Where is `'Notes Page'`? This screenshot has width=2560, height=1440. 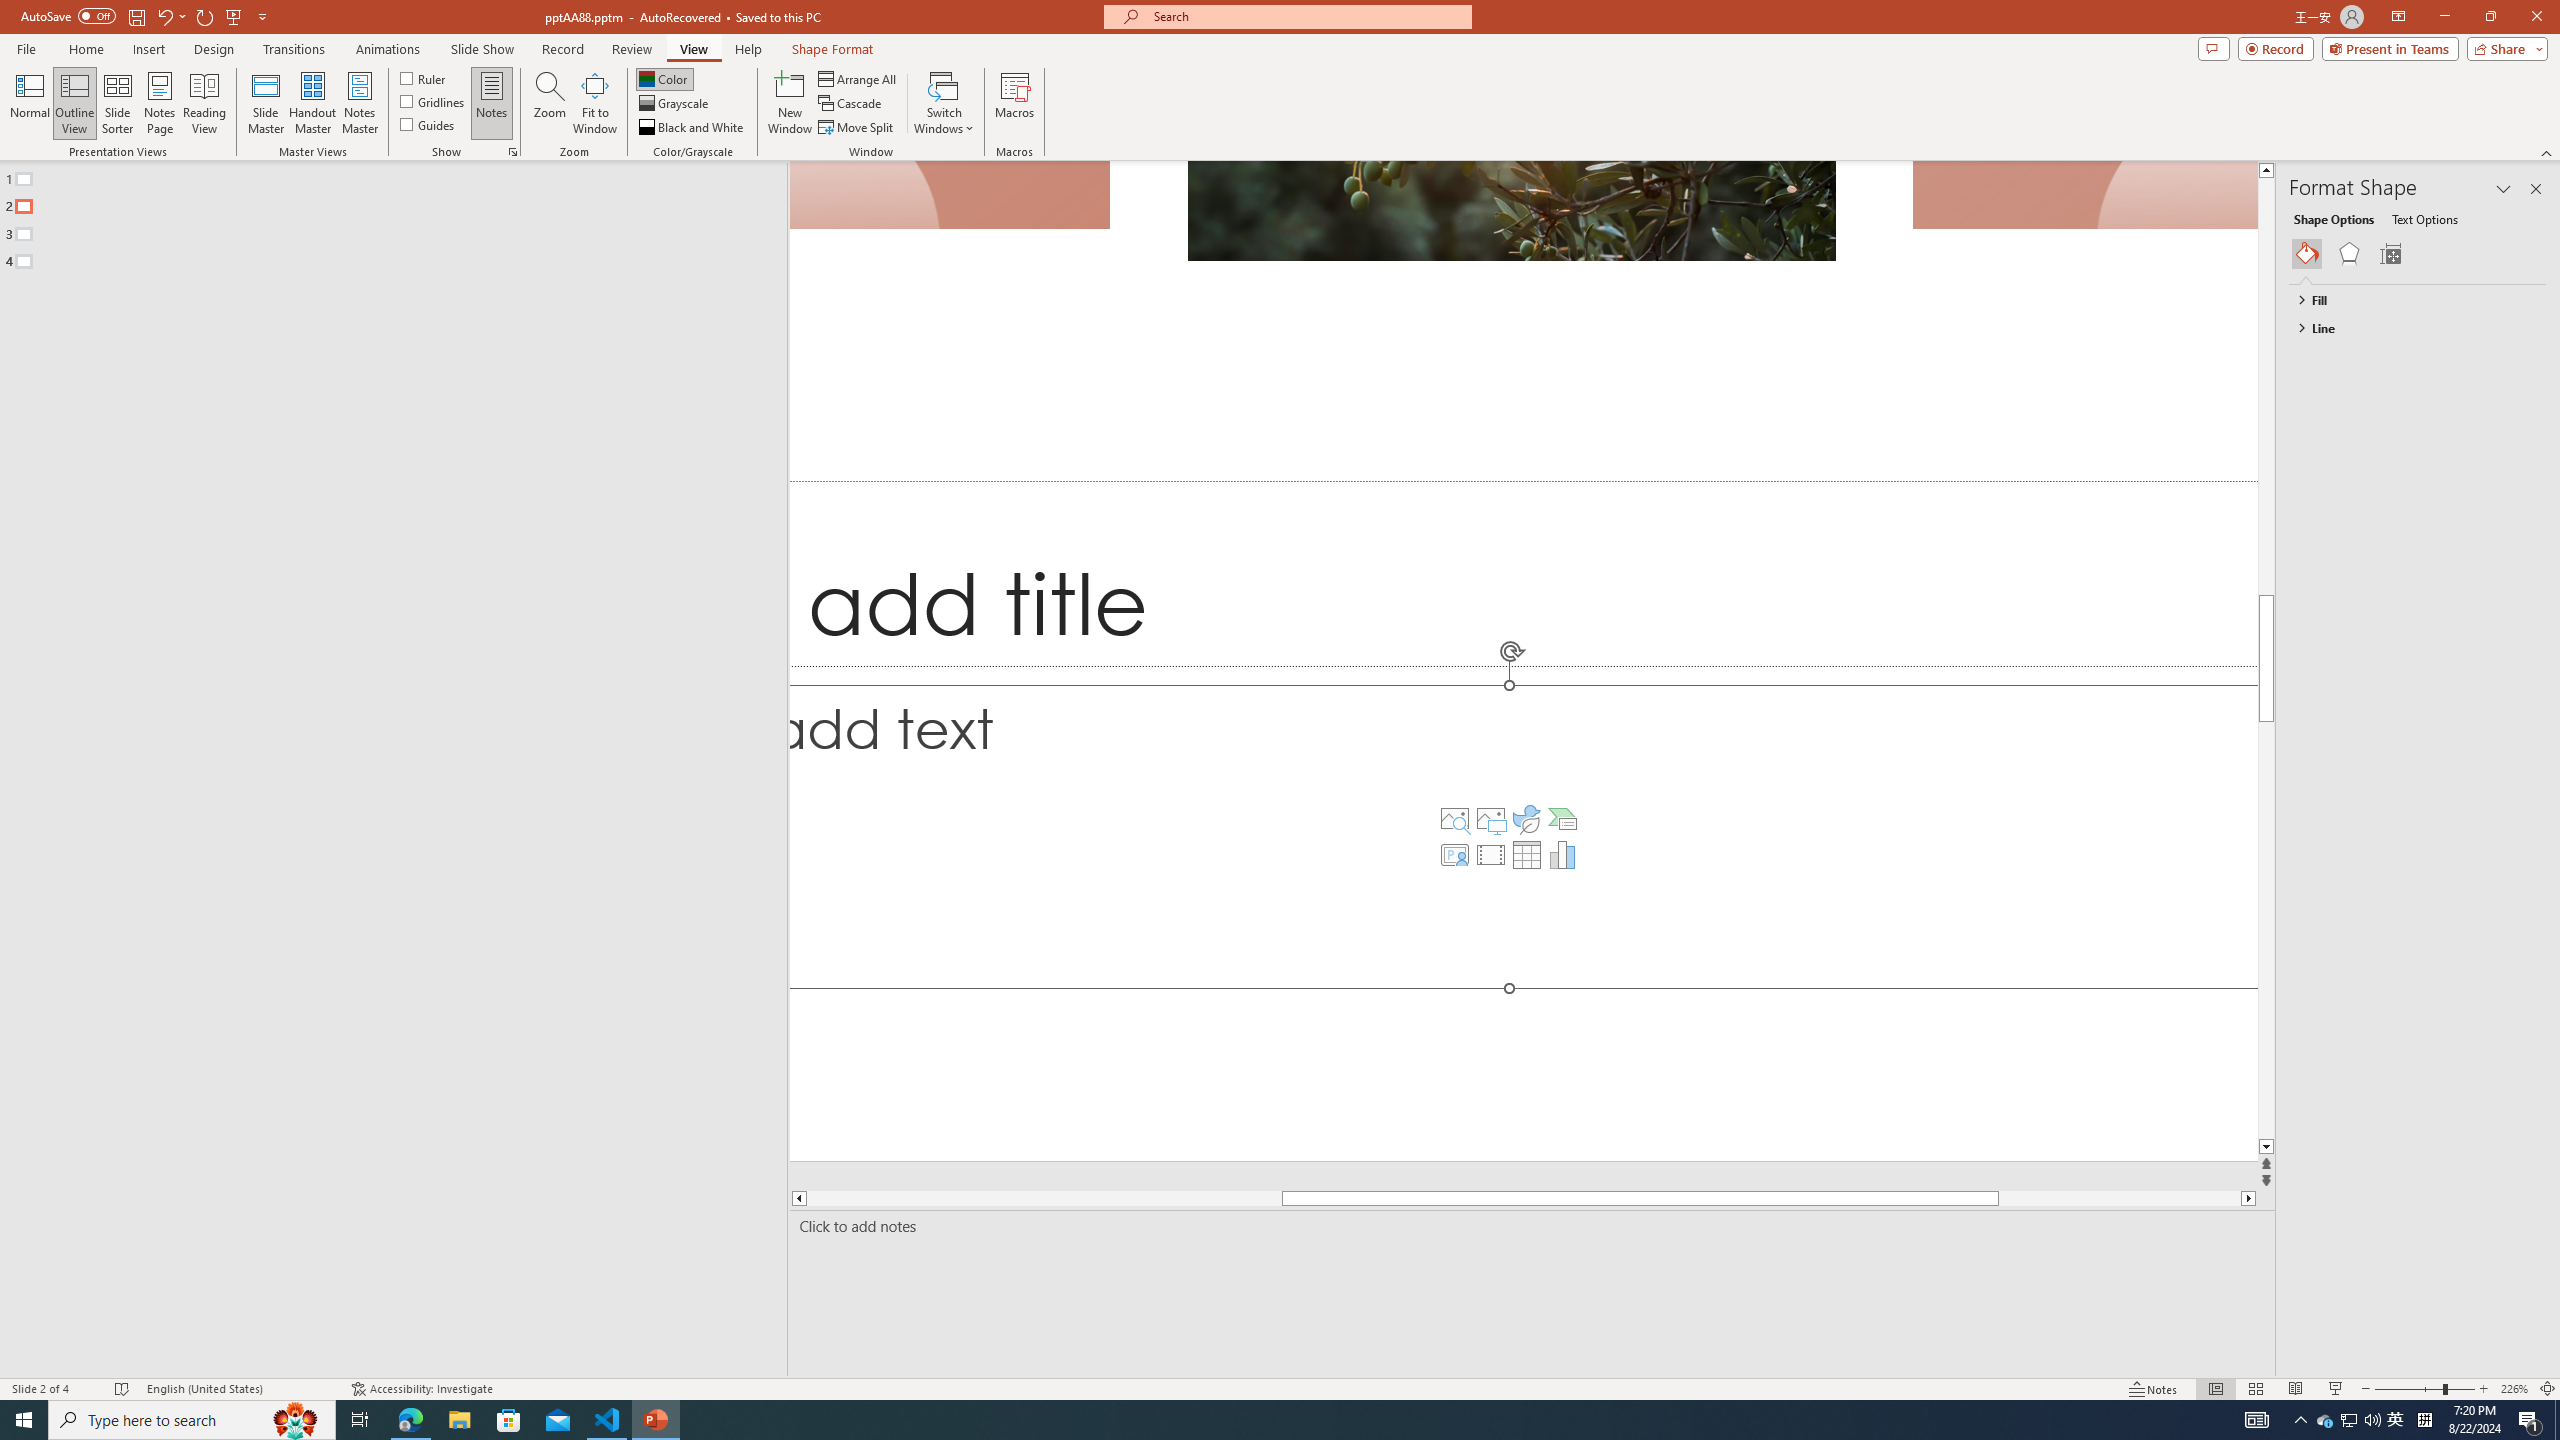 'Notes Page' is located at coordinates (159, 103).